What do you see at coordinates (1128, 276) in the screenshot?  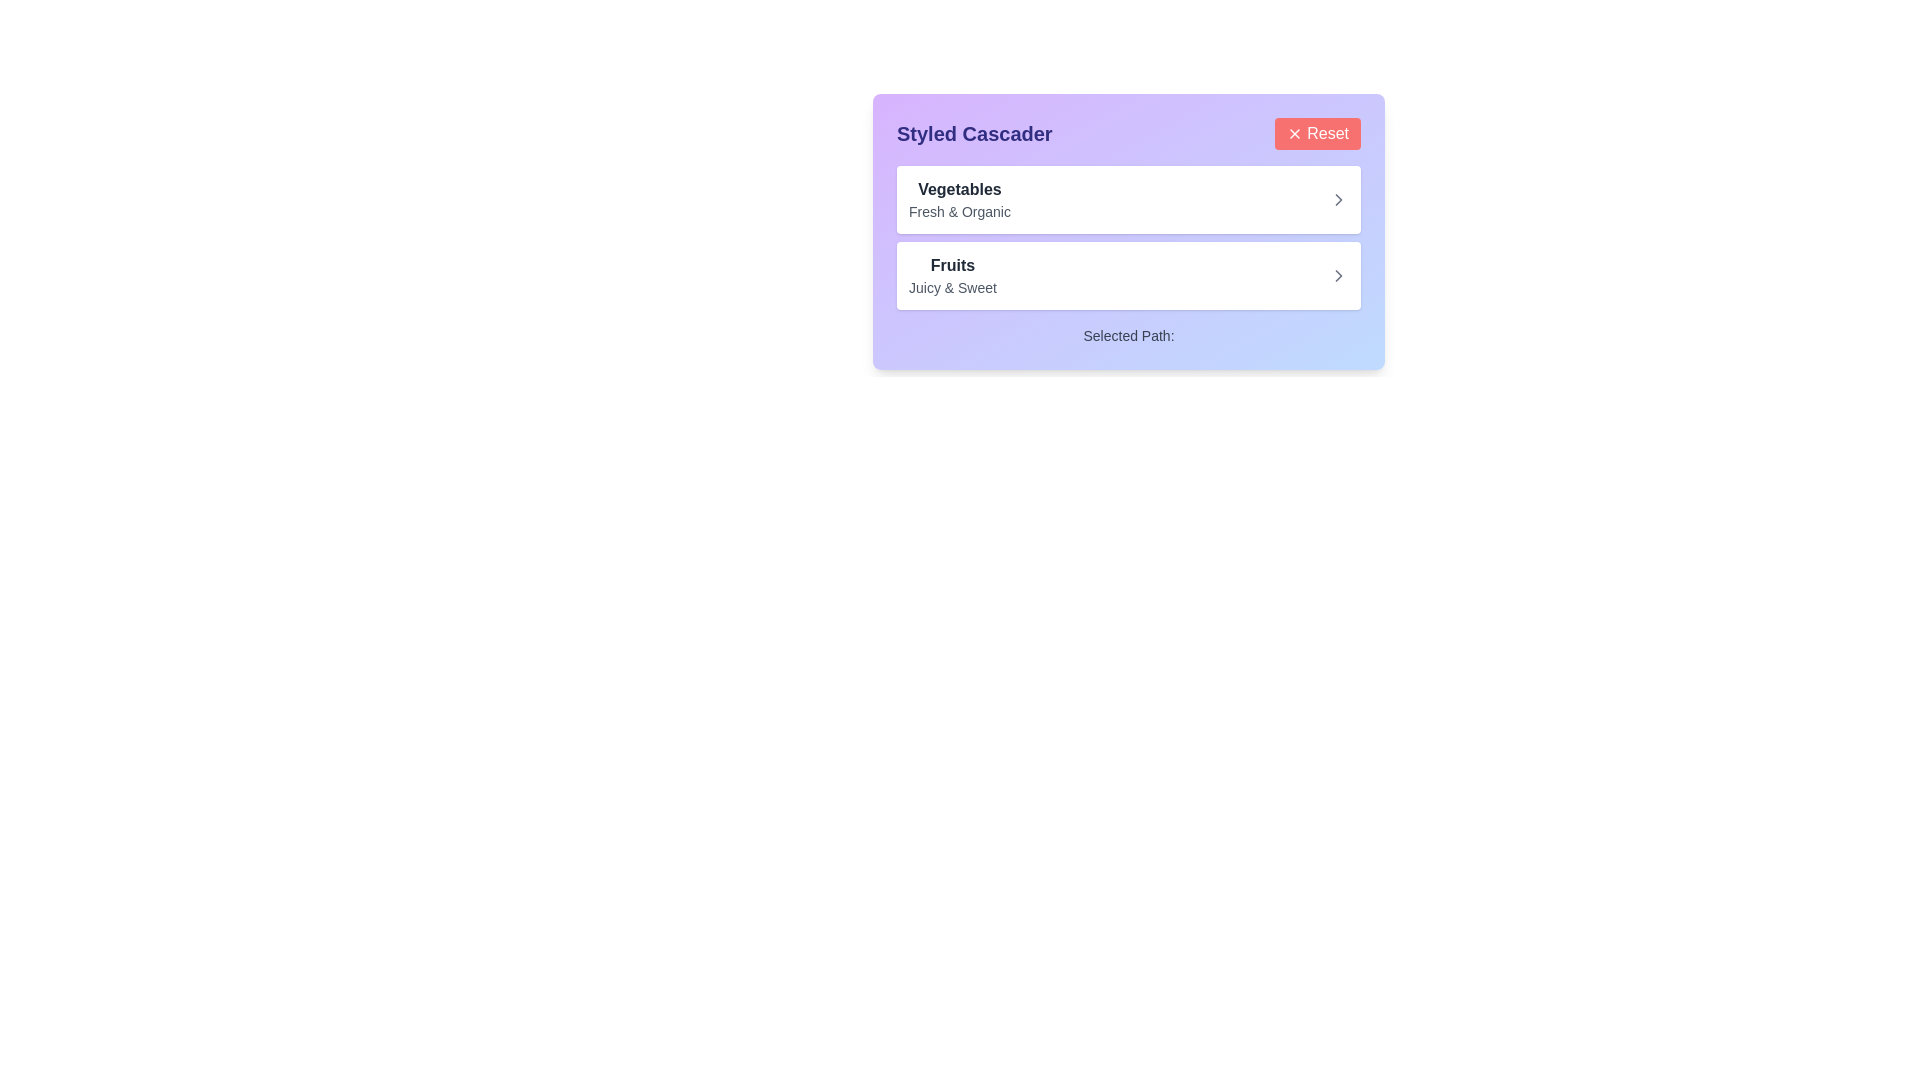 I see `the selectable category item named 'Fruits' with the subtitle 'Juicy & Sweet'` at bounding box center [1128, 276].